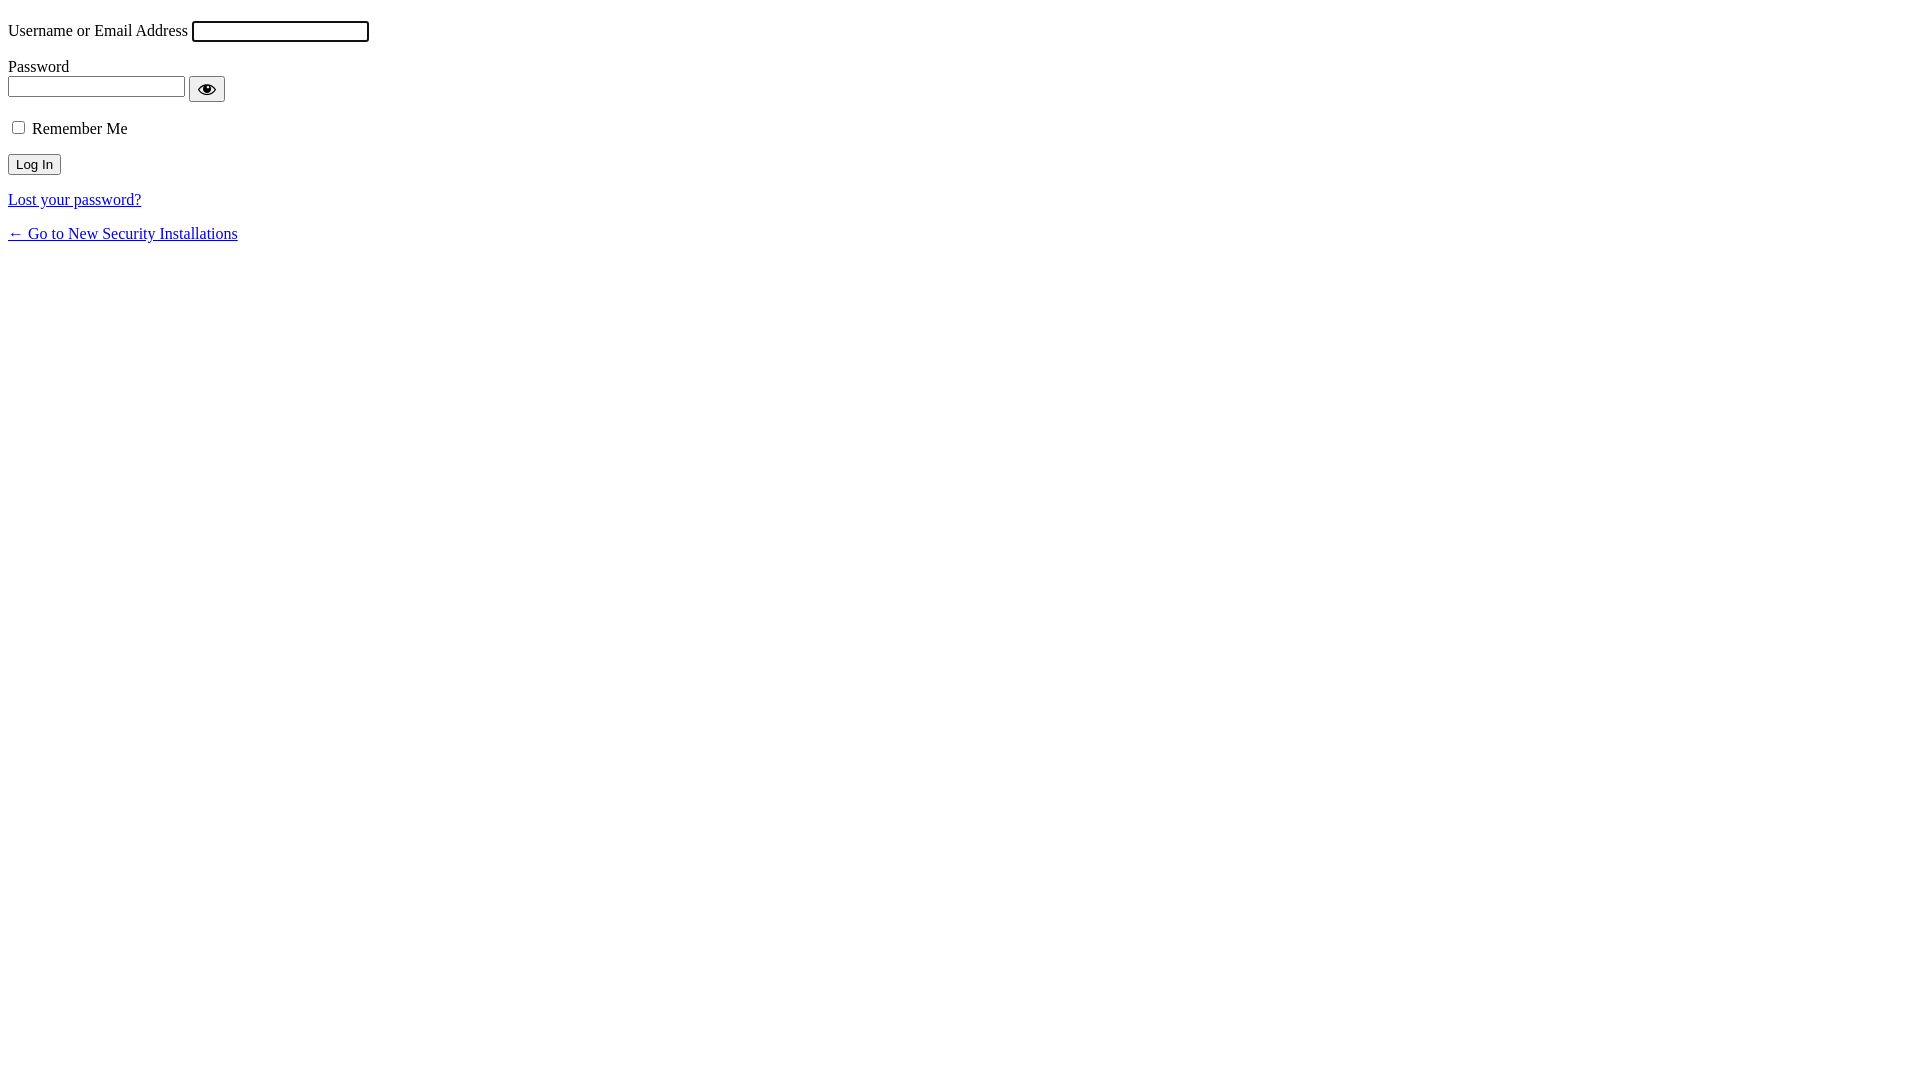 The image size is (1920, 1080). What do you see at coordinates (34, 163) in the screenshot?
I see `'Log In'` at bounding box center [34, 163].